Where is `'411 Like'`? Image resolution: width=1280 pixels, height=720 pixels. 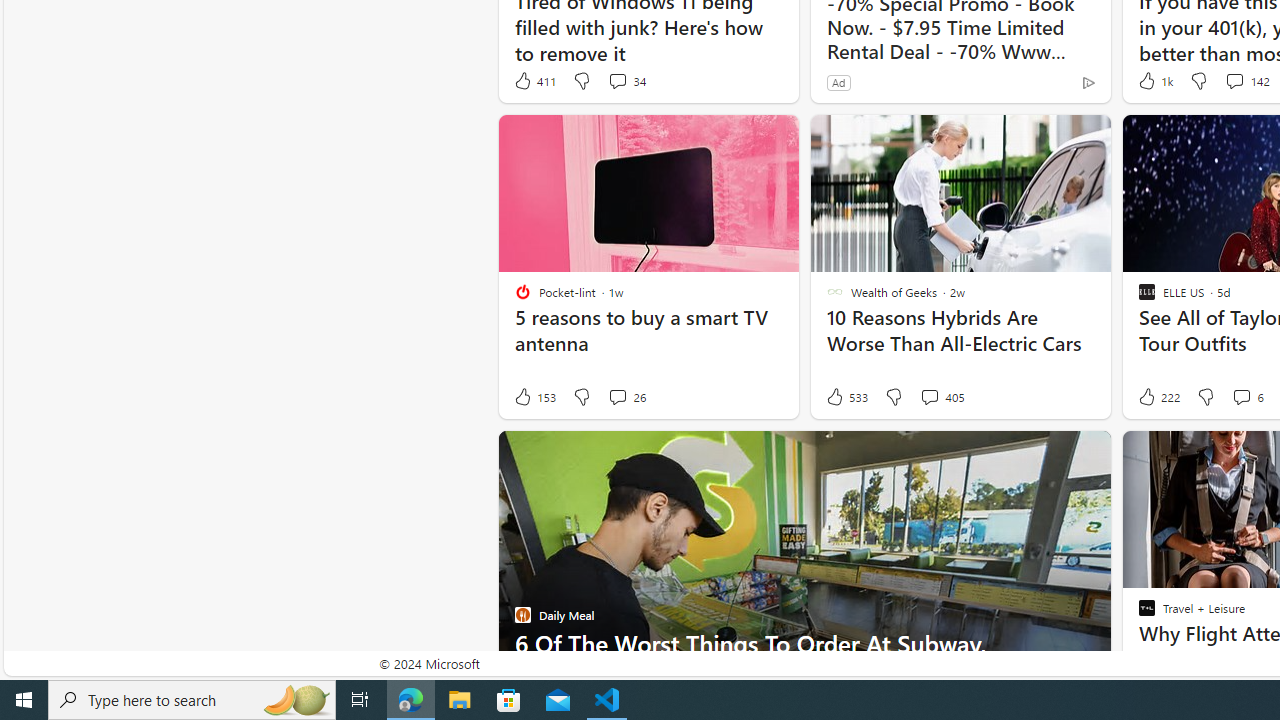
'411 Like' is located at coordinates (534, 80).